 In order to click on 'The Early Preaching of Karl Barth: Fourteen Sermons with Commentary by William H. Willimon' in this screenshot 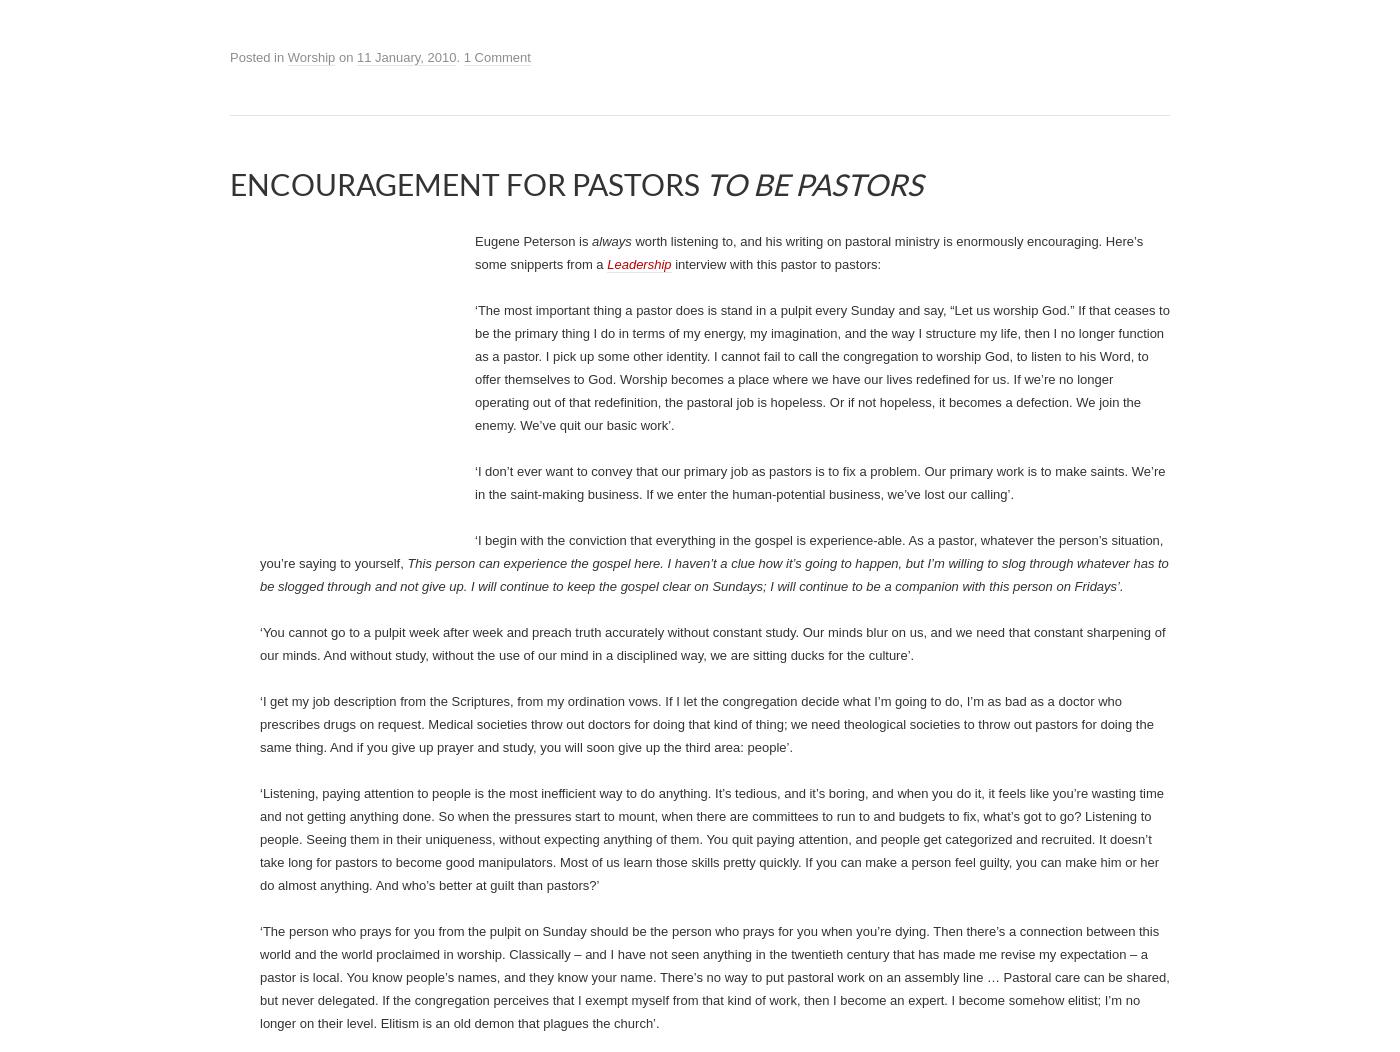, I will do `click(700, 347)`.